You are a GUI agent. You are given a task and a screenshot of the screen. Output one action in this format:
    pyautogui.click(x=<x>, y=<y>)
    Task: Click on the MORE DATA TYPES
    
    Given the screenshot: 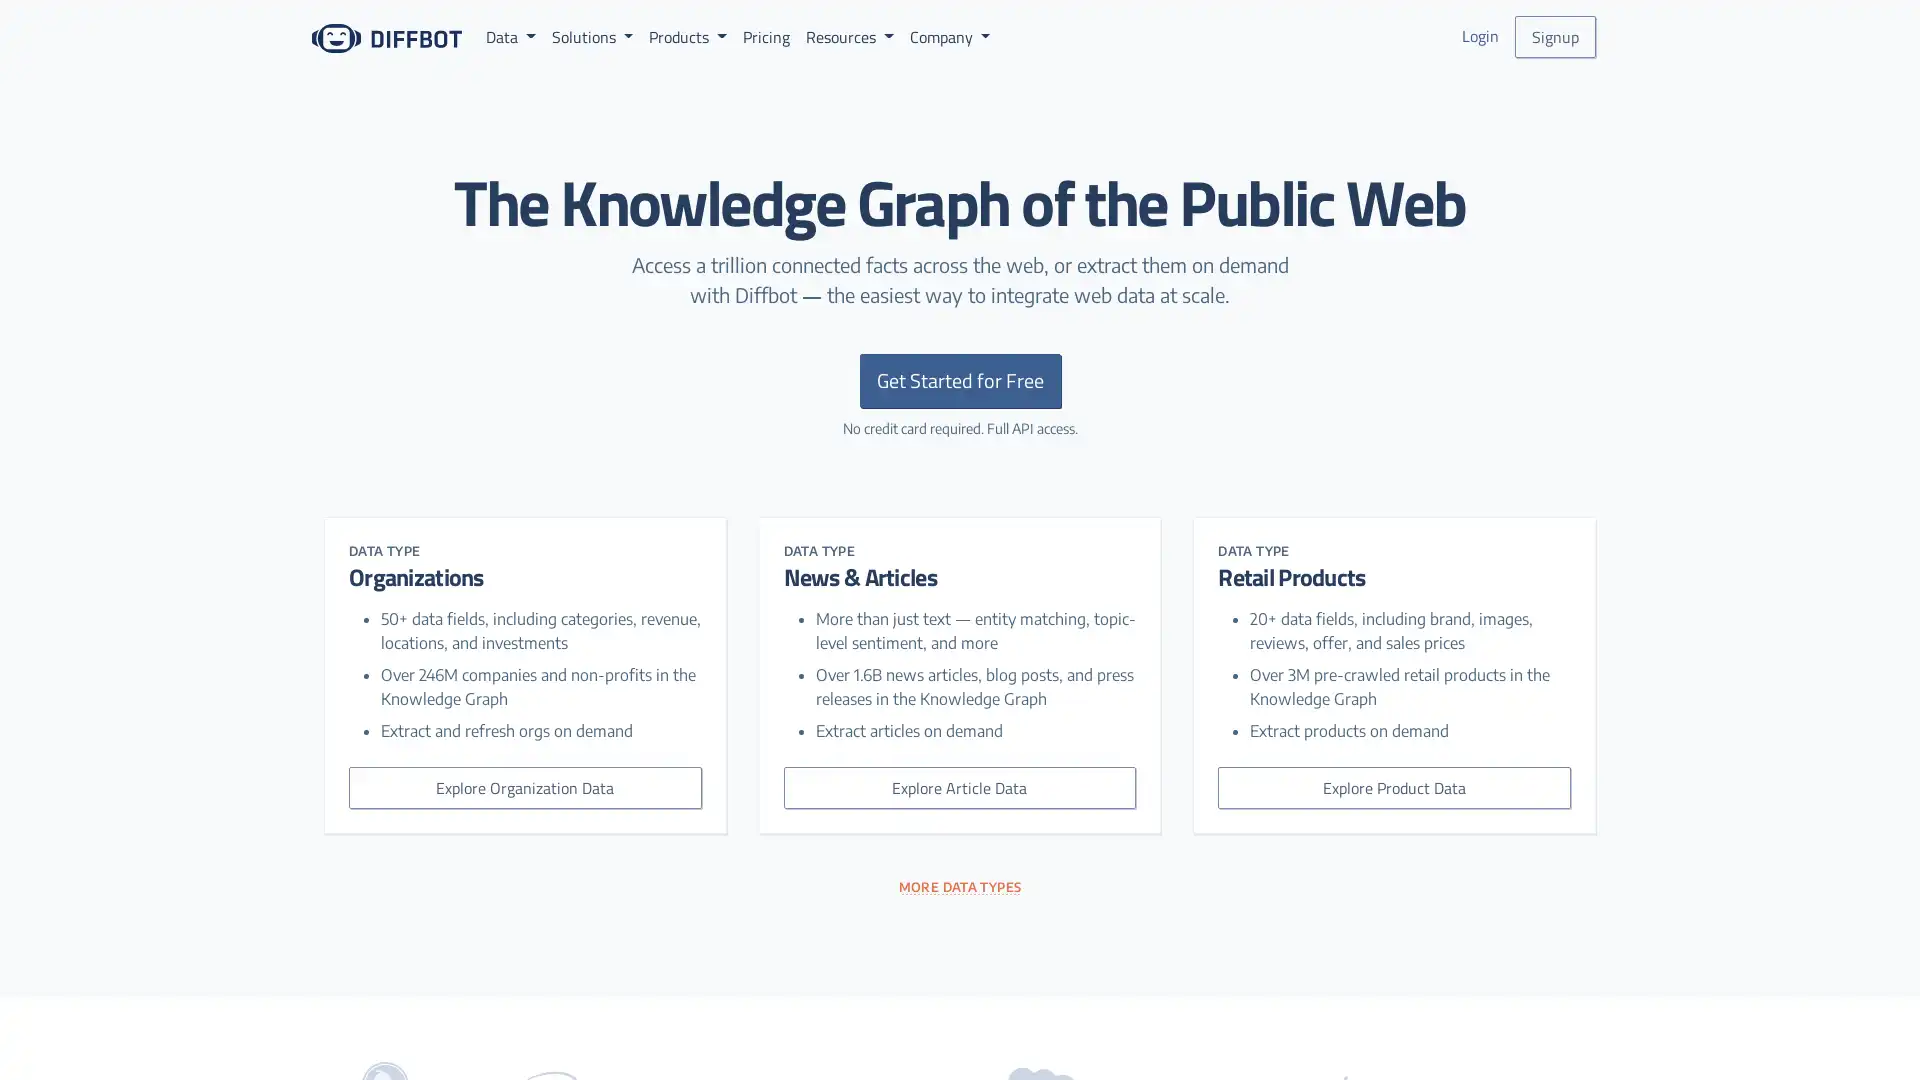 What is the action you would take?
    pyautogui.click(x=958, y=885)
    